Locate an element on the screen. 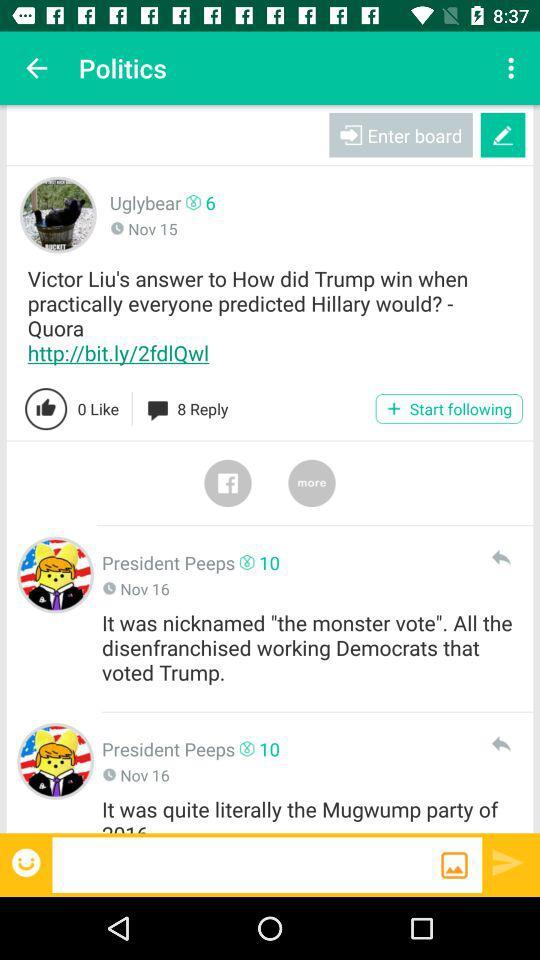 The image size is (540, 960). share to facebook is located at coordinates (226, 482).